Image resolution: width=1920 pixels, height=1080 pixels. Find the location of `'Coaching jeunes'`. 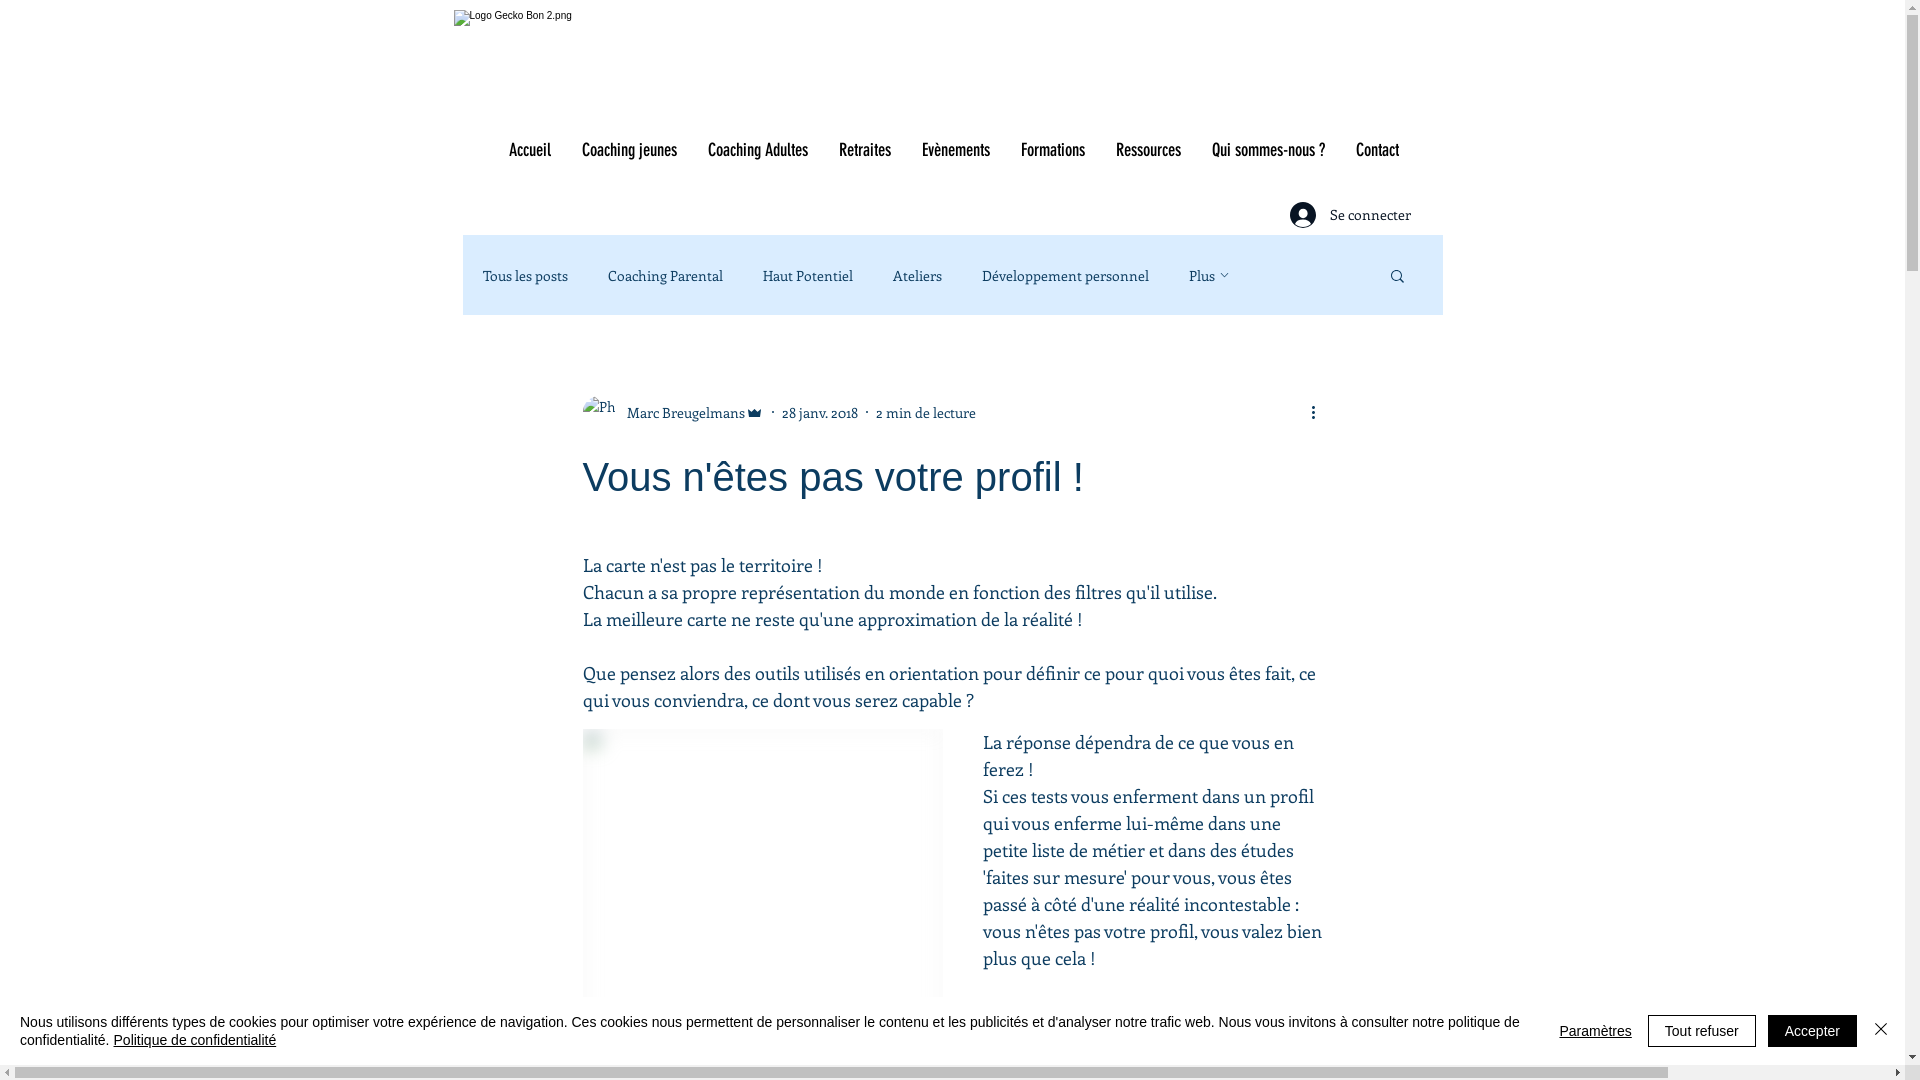

'Coaching jeunes' is located at coordinates (627, 149).